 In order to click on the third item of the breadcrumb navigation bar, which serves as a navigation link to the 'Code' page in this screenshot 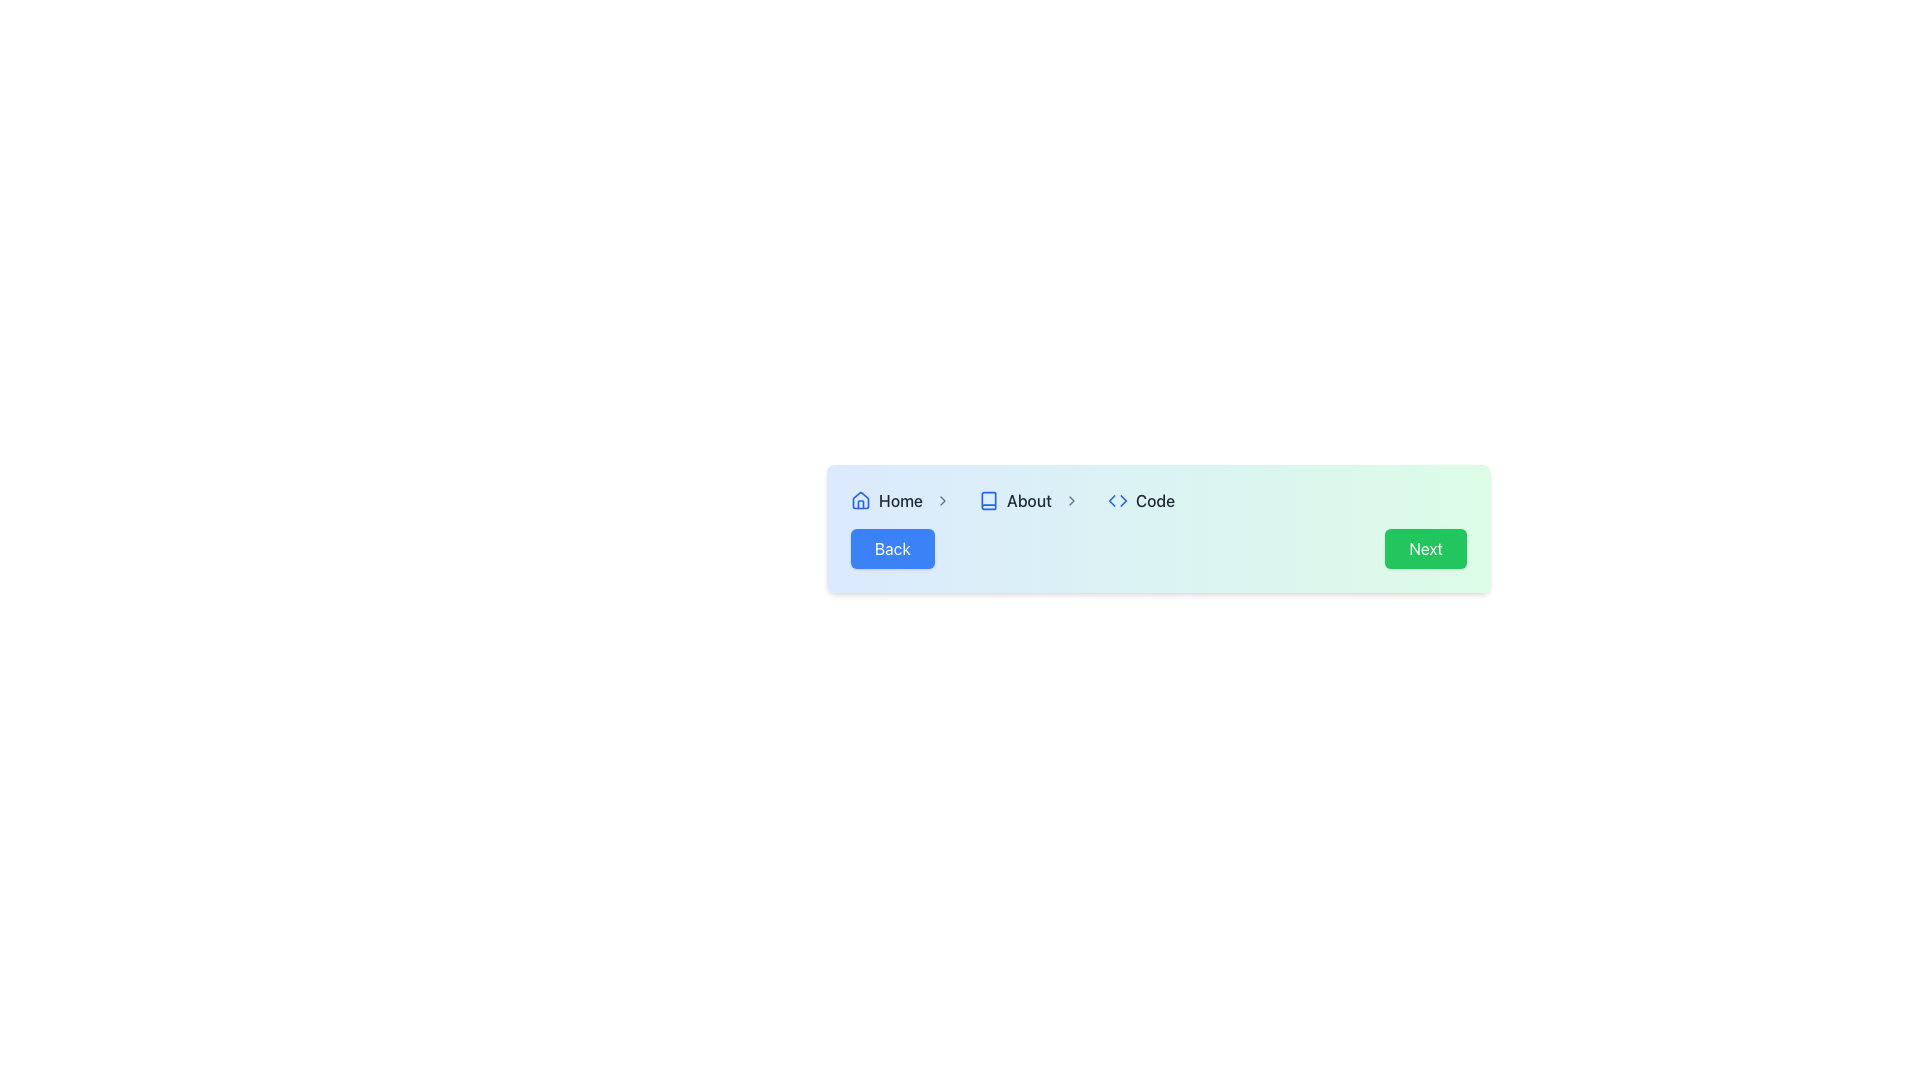, I will do `click(1141, 500)`.